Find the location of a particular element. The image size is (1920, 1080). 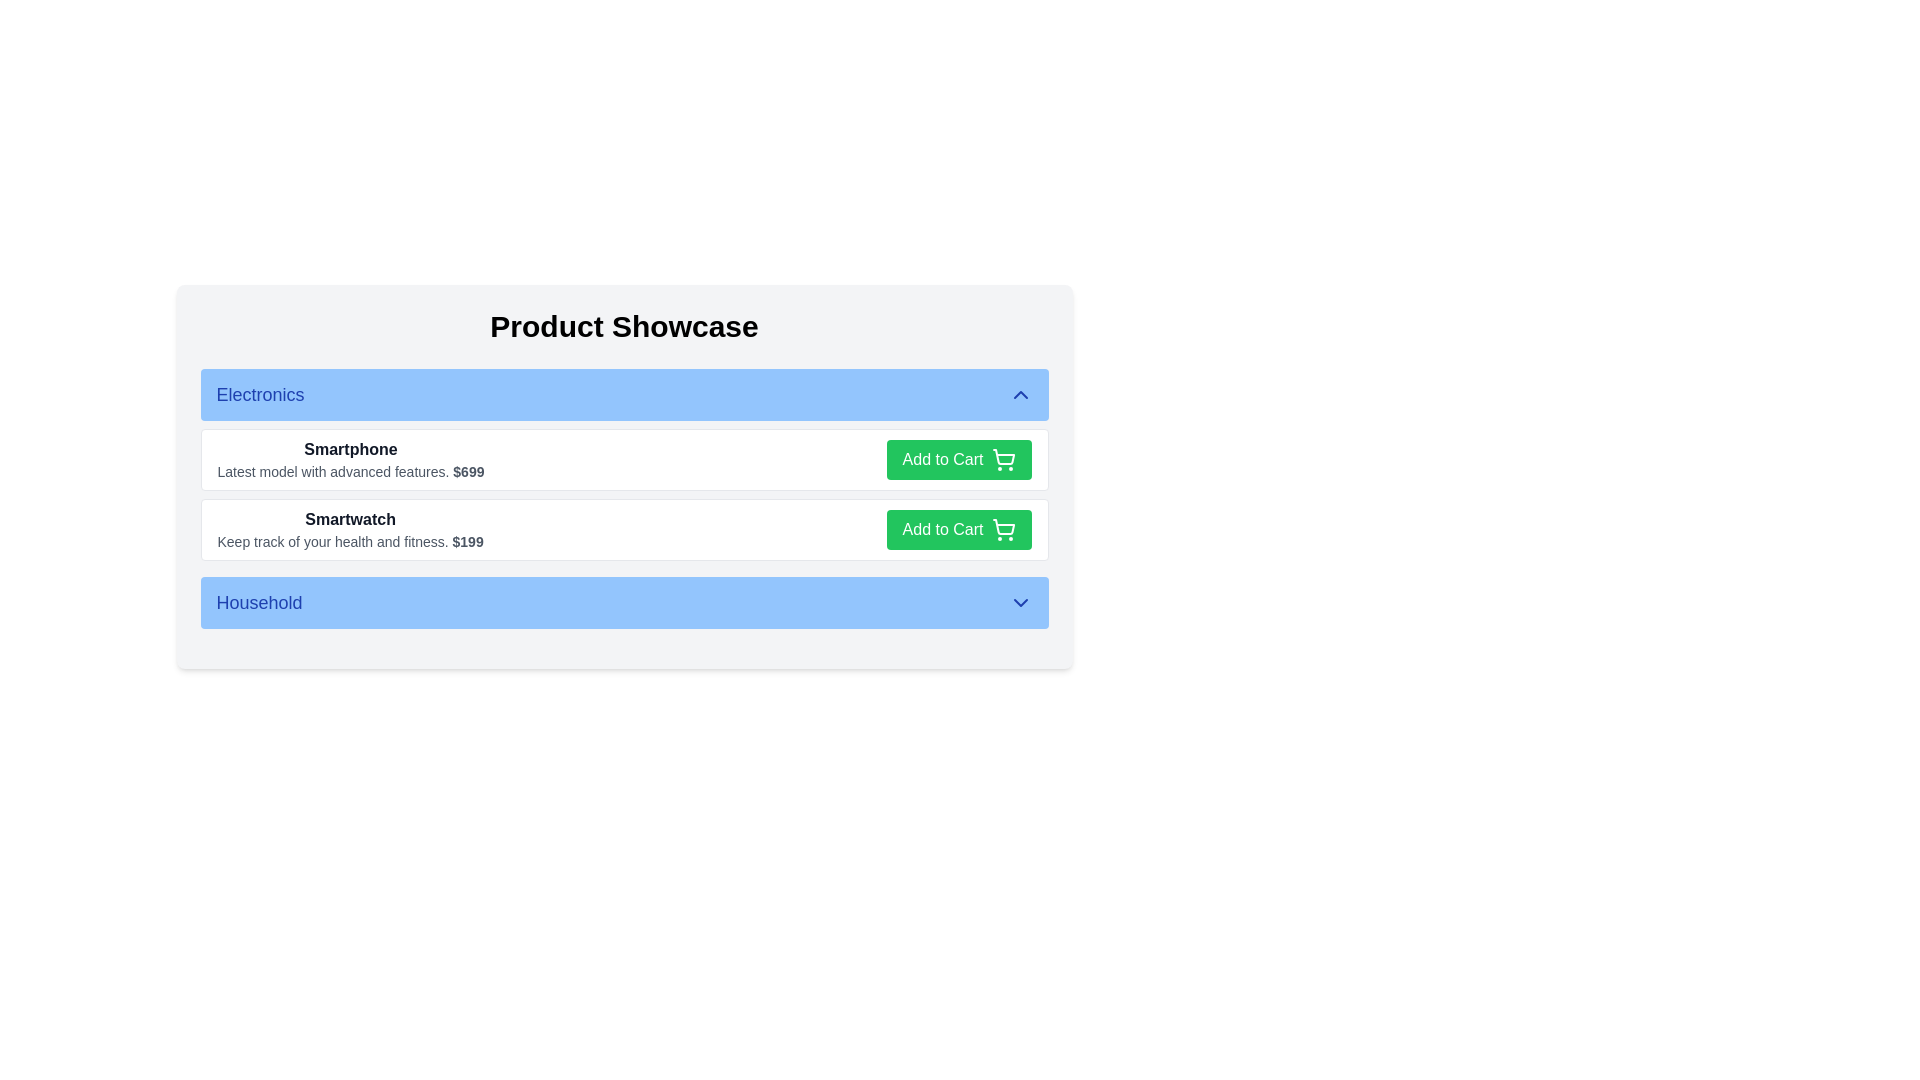

the text-based informational component displaying the product title 'Smartphone', its description, and price '$699' located in the first item under the 'Electronics' section is located at coordinates (350, 459).